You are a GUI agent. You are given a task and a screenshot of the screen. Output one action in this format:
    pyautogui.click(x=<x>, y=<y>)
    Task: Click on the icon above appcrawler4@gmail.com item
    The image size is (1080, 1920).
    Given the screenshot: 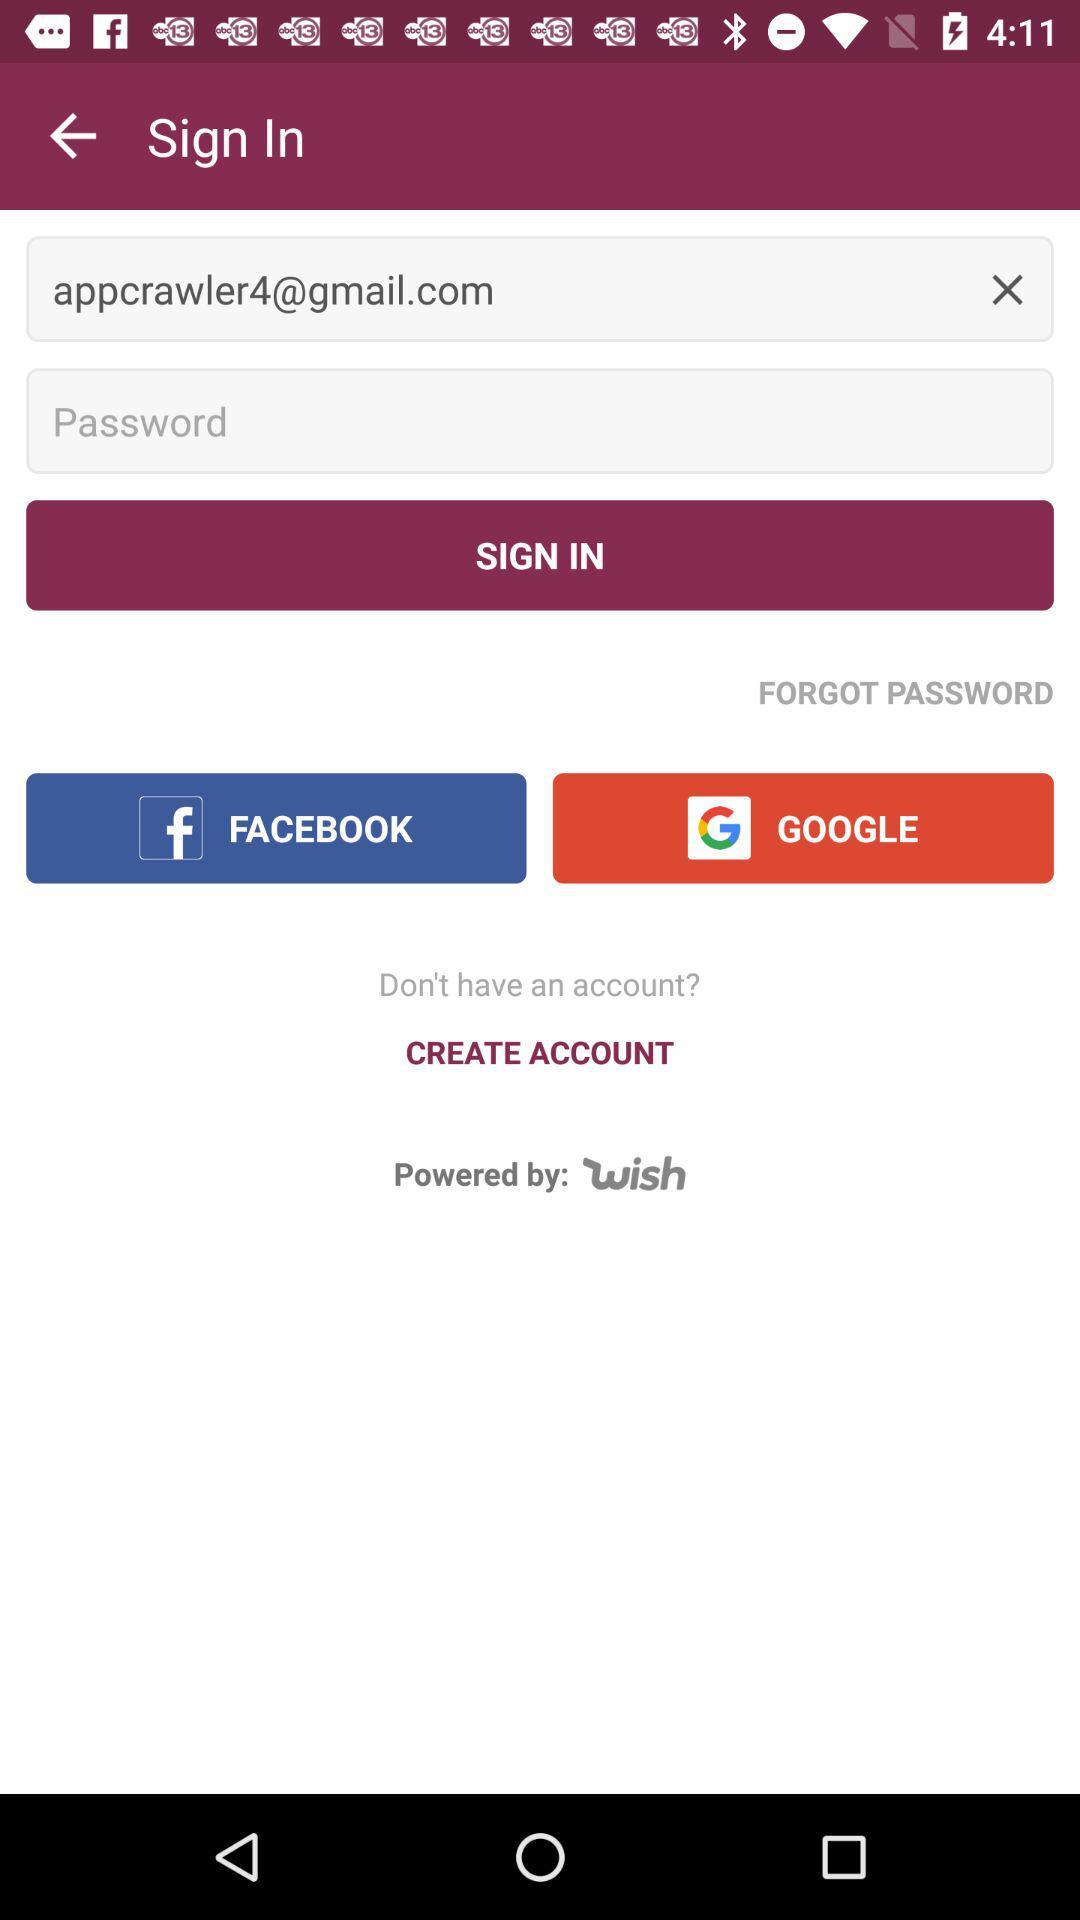 What is the action you would take?
    pyautogui.click(x=72, y=135)
    